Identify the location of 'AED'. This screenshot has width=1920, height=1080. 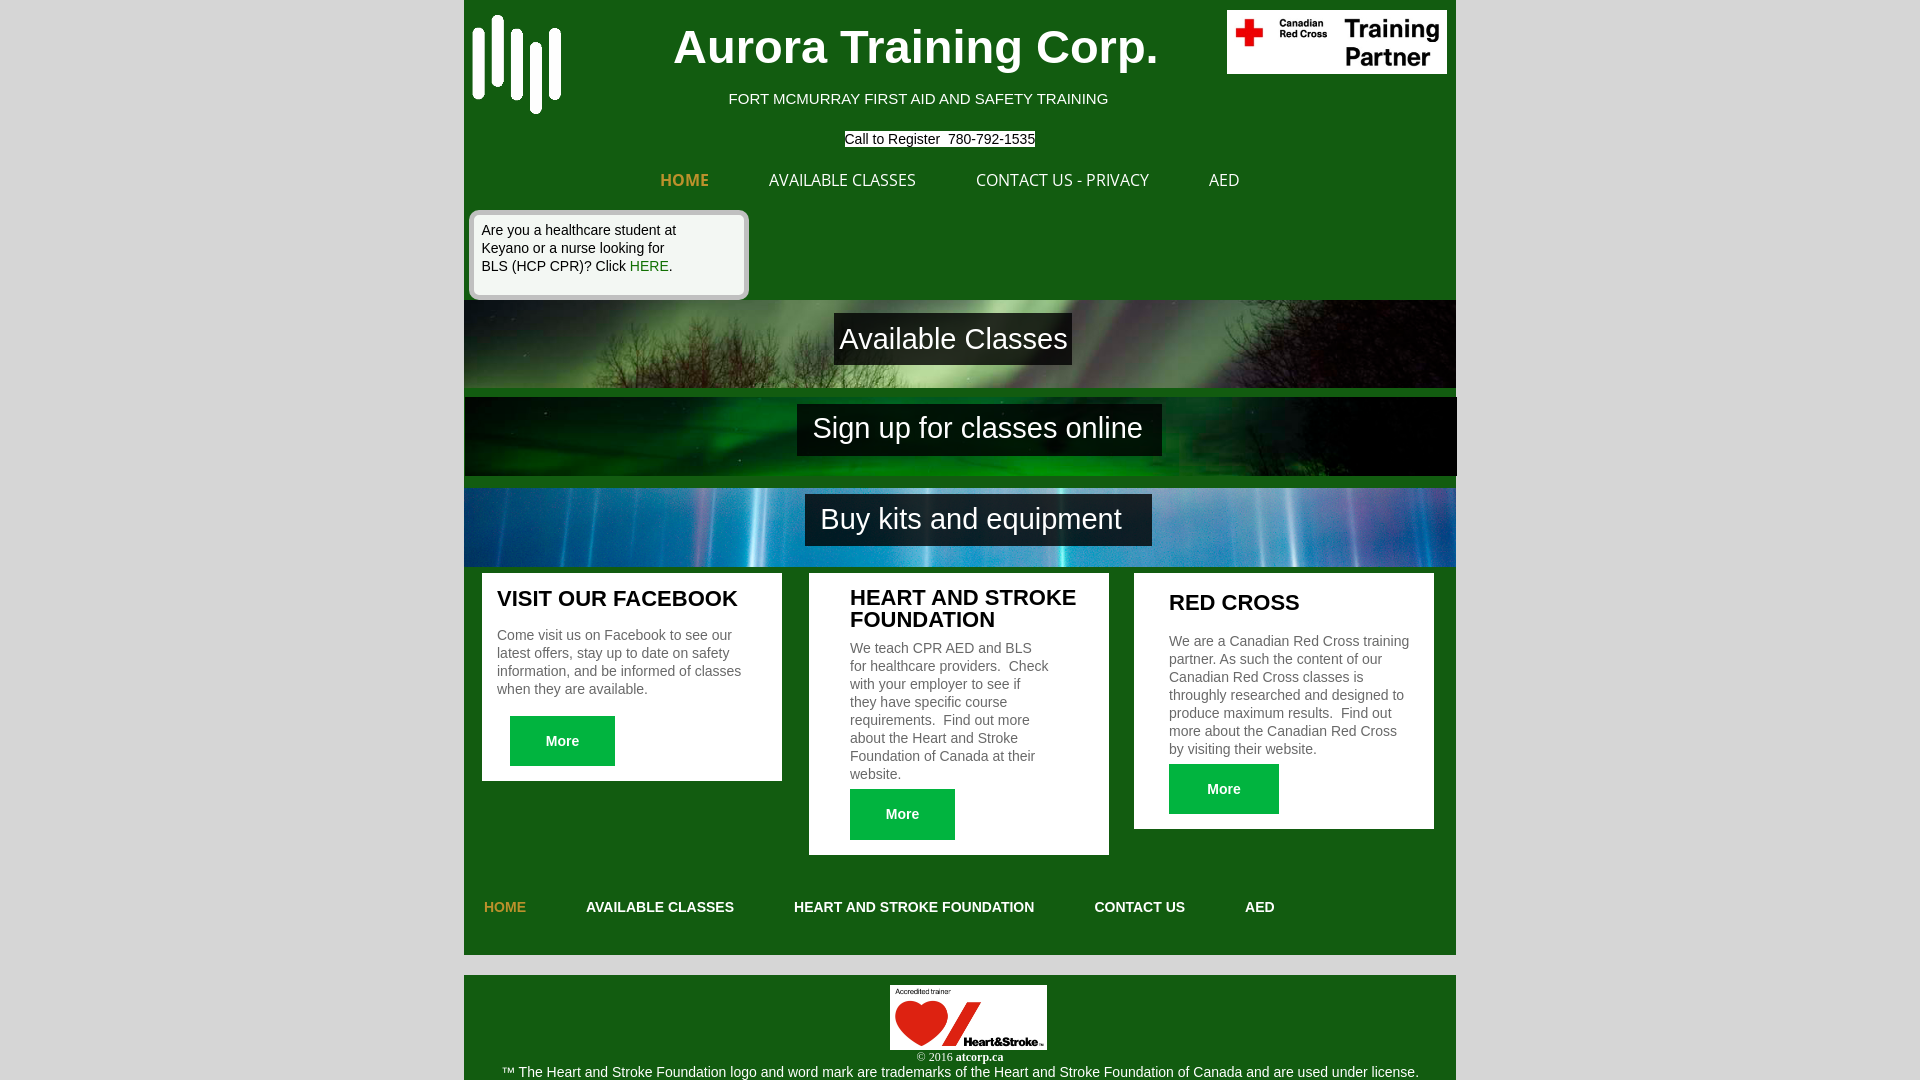
(1223, 906).